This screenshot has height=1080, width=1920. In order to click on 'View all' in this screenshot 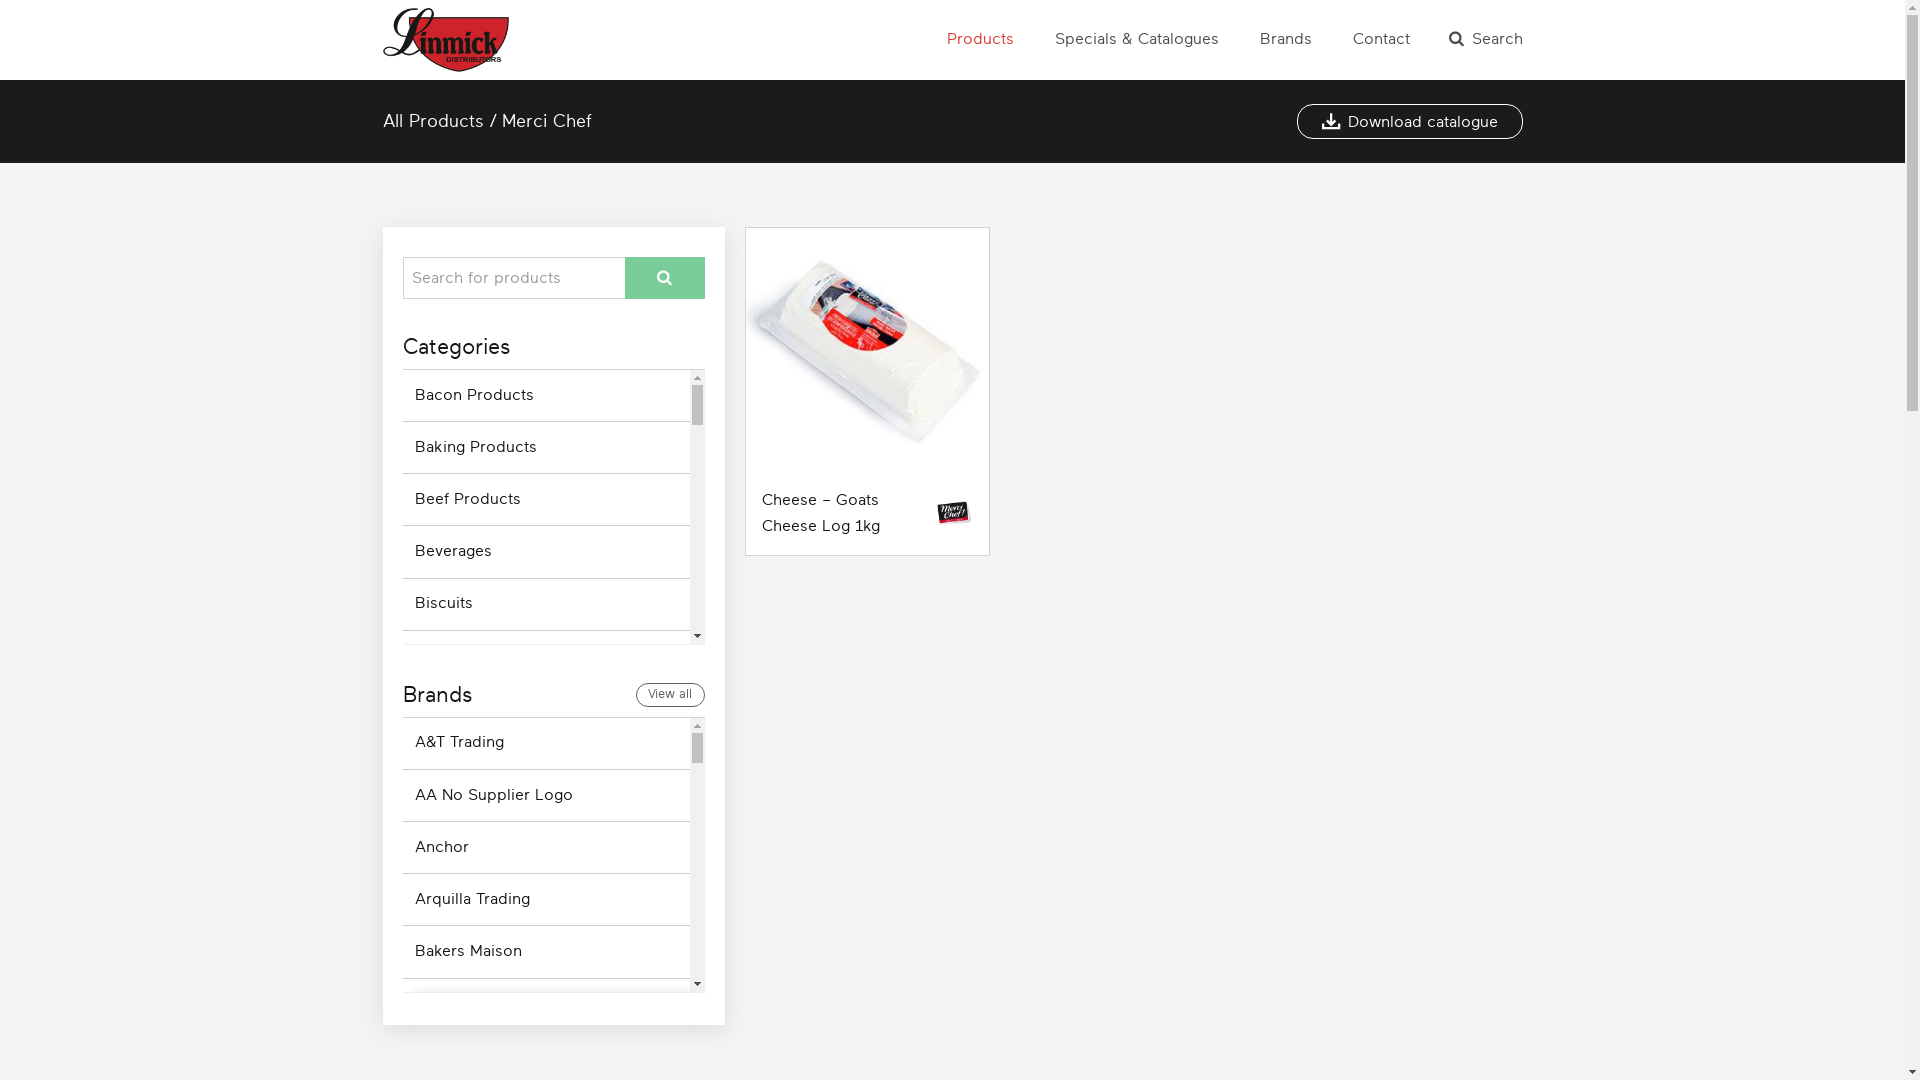, I will do `click(634, 693)`.